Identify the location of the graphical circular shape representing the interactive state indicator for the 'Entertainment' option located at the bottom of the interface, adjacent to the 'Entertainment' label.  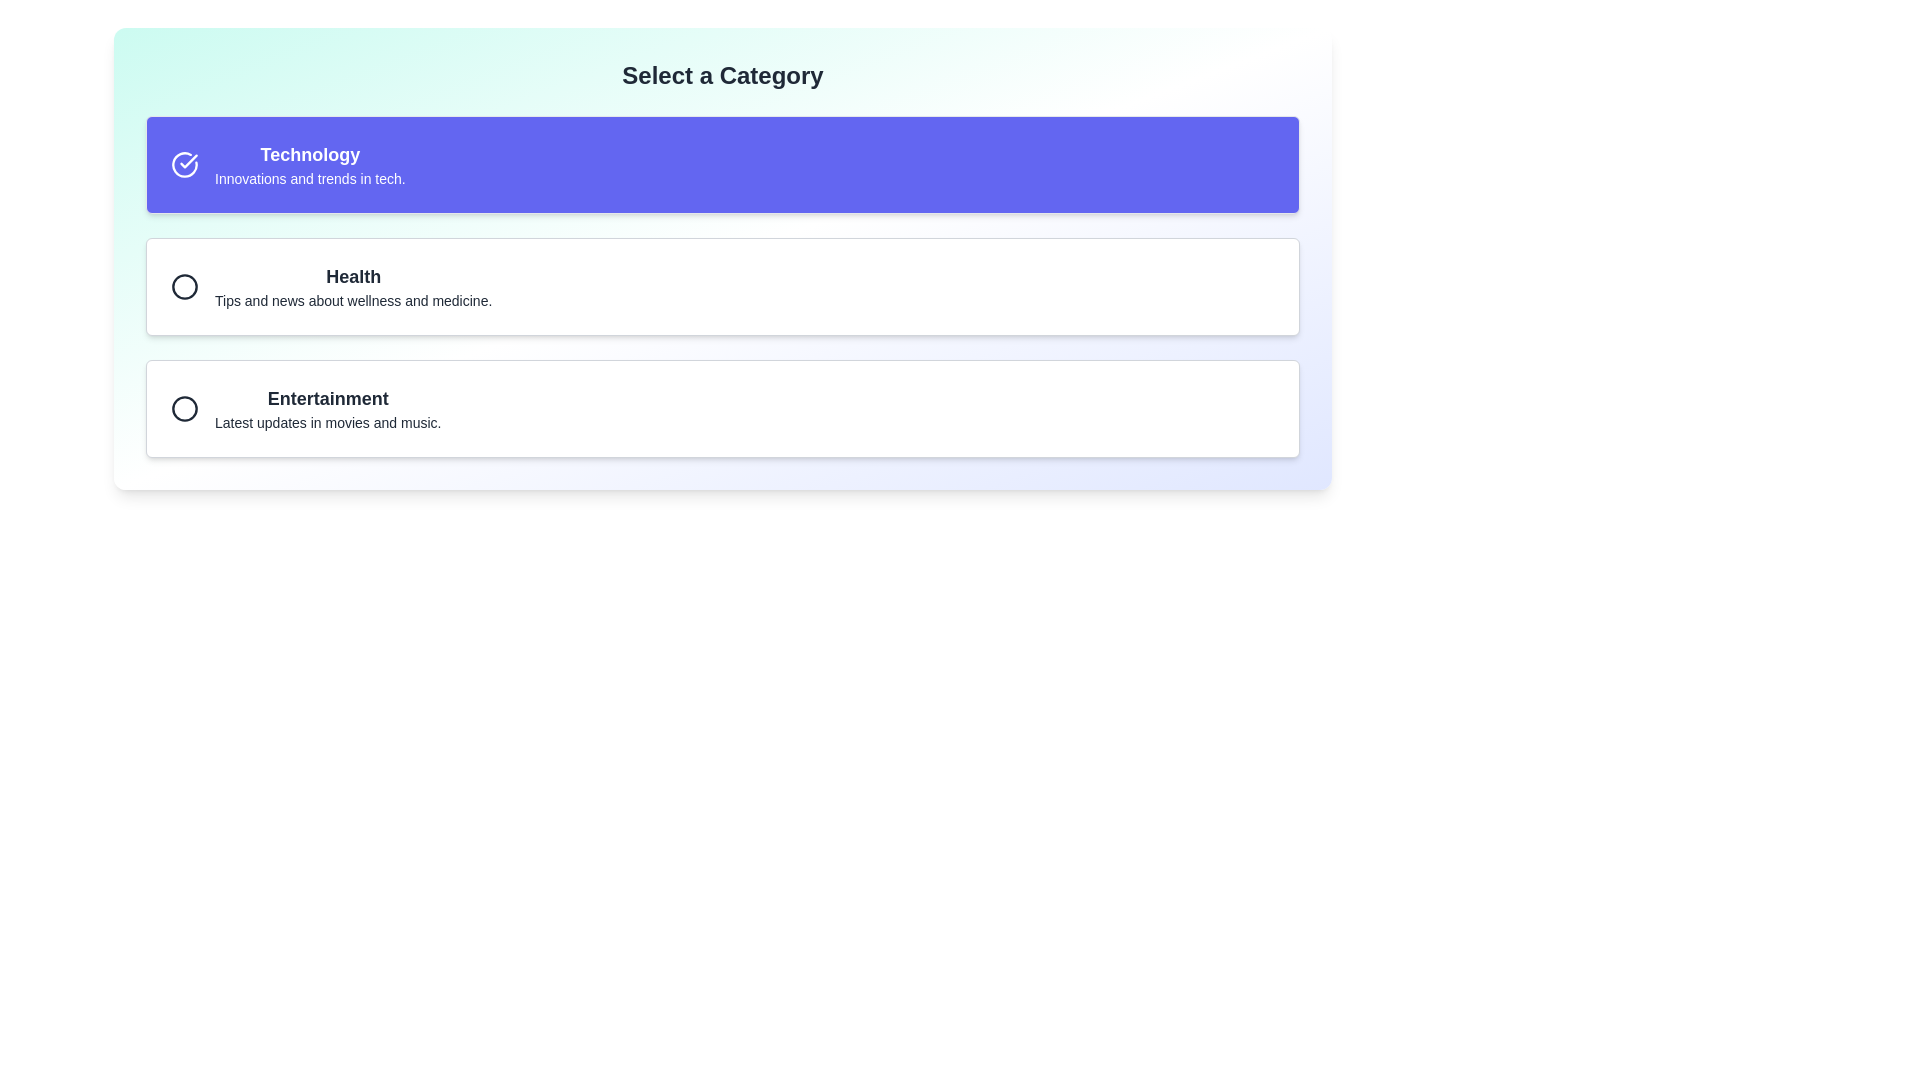
(185, 407).